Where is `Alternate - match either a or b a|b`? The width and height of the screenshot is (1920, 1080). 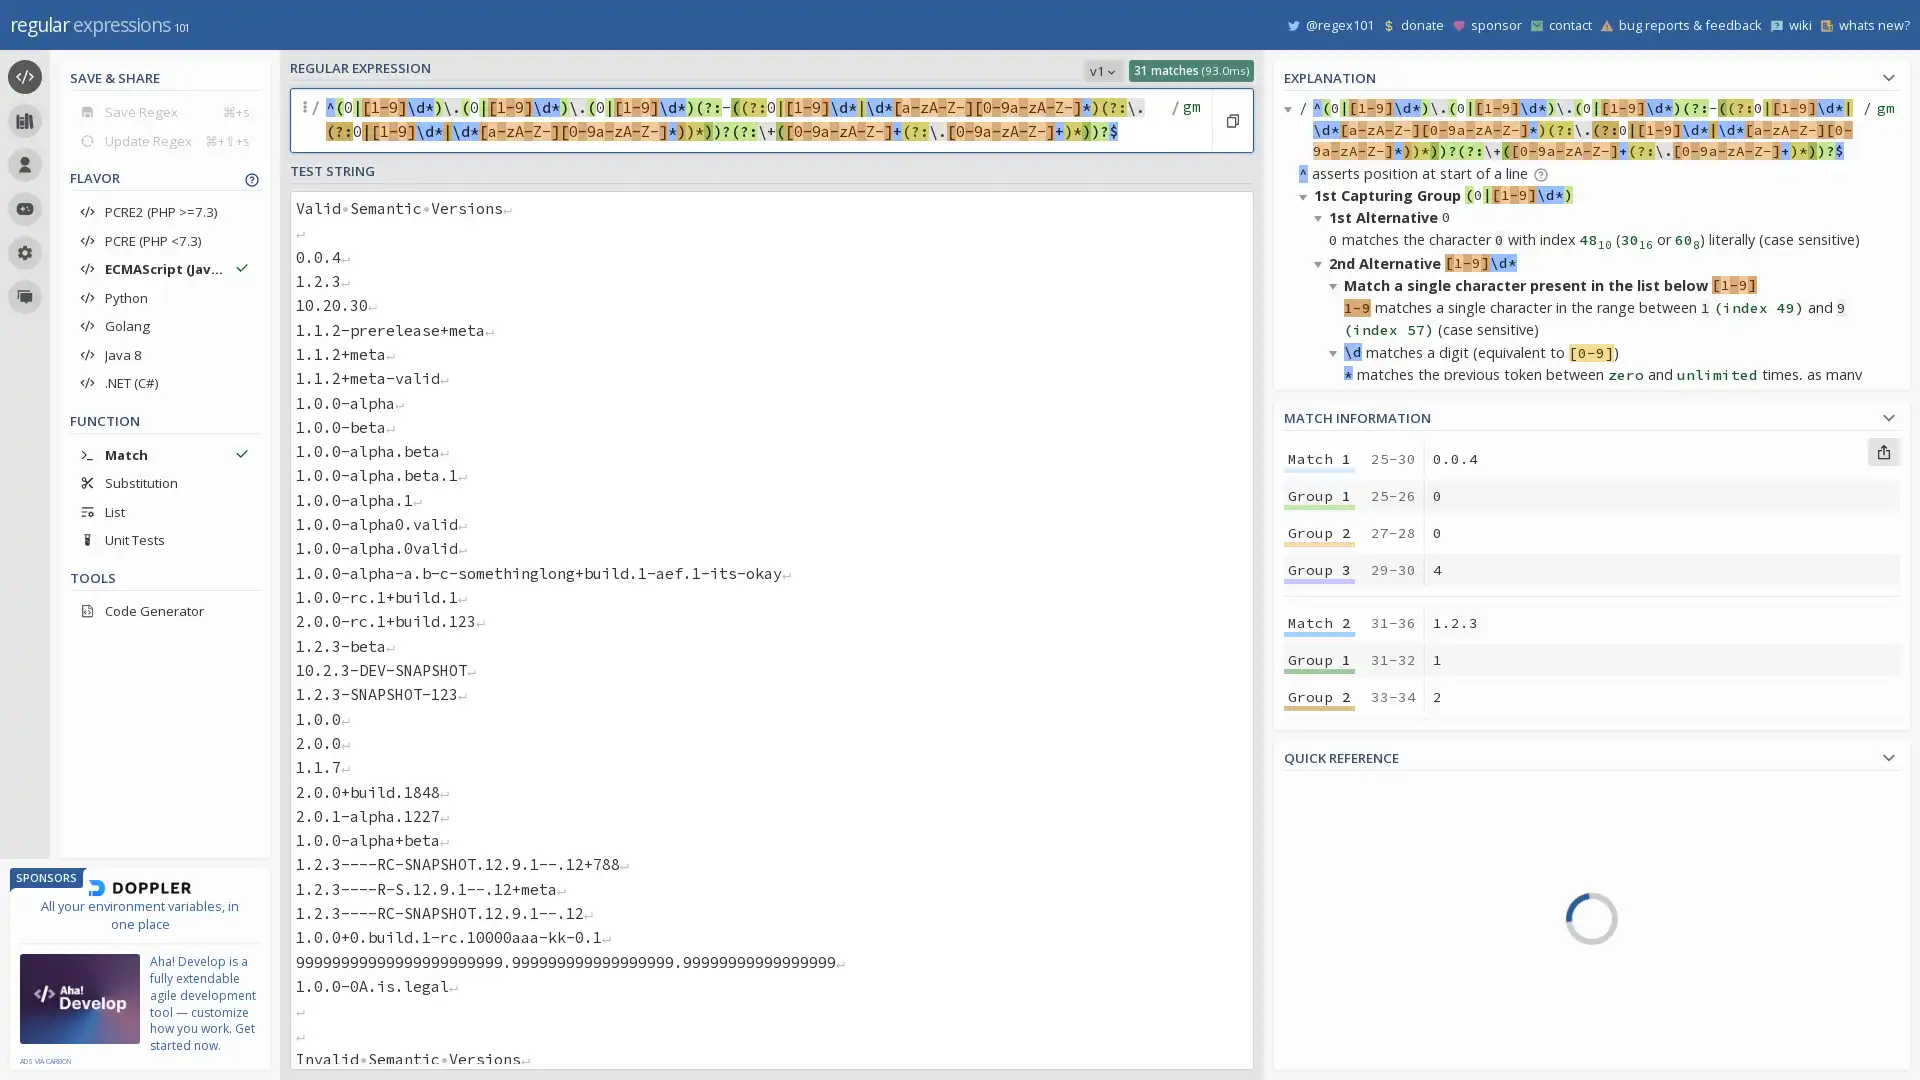
Alternate - match either a or b a|b is located at coordinates (1691, 962).